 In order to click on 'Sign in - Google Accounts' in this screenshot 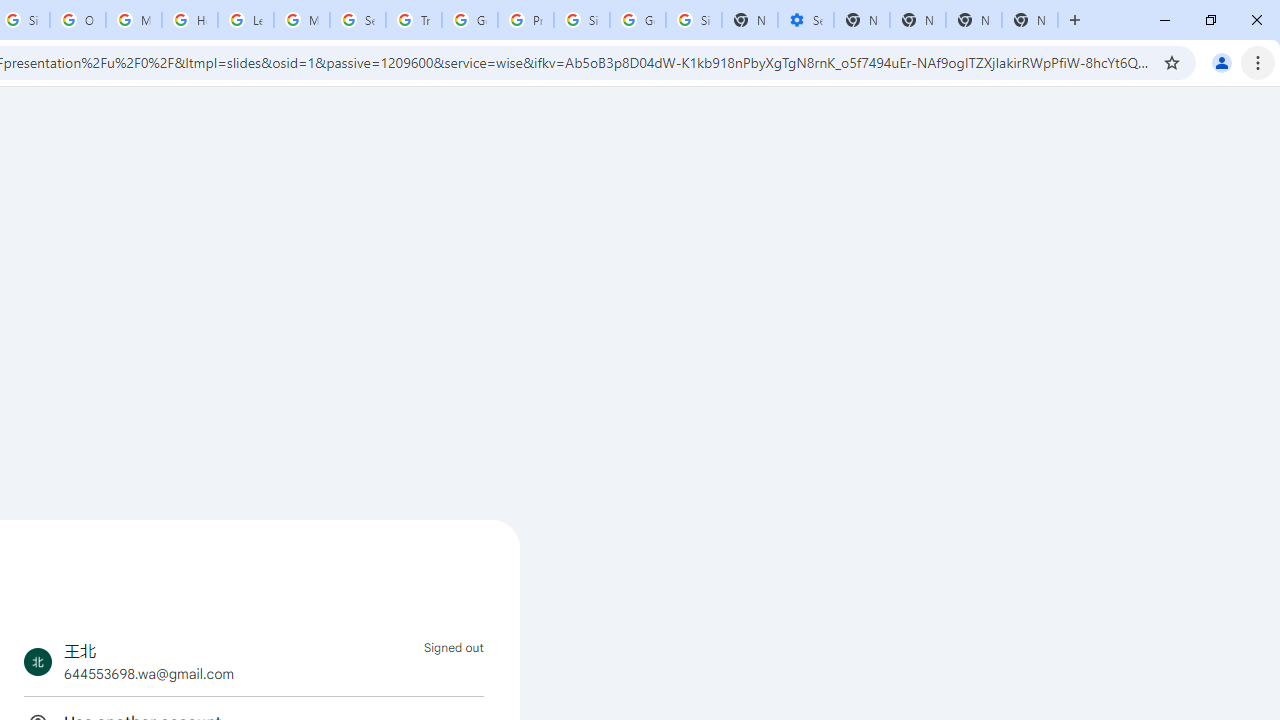, I will do `click(581, 20)`.